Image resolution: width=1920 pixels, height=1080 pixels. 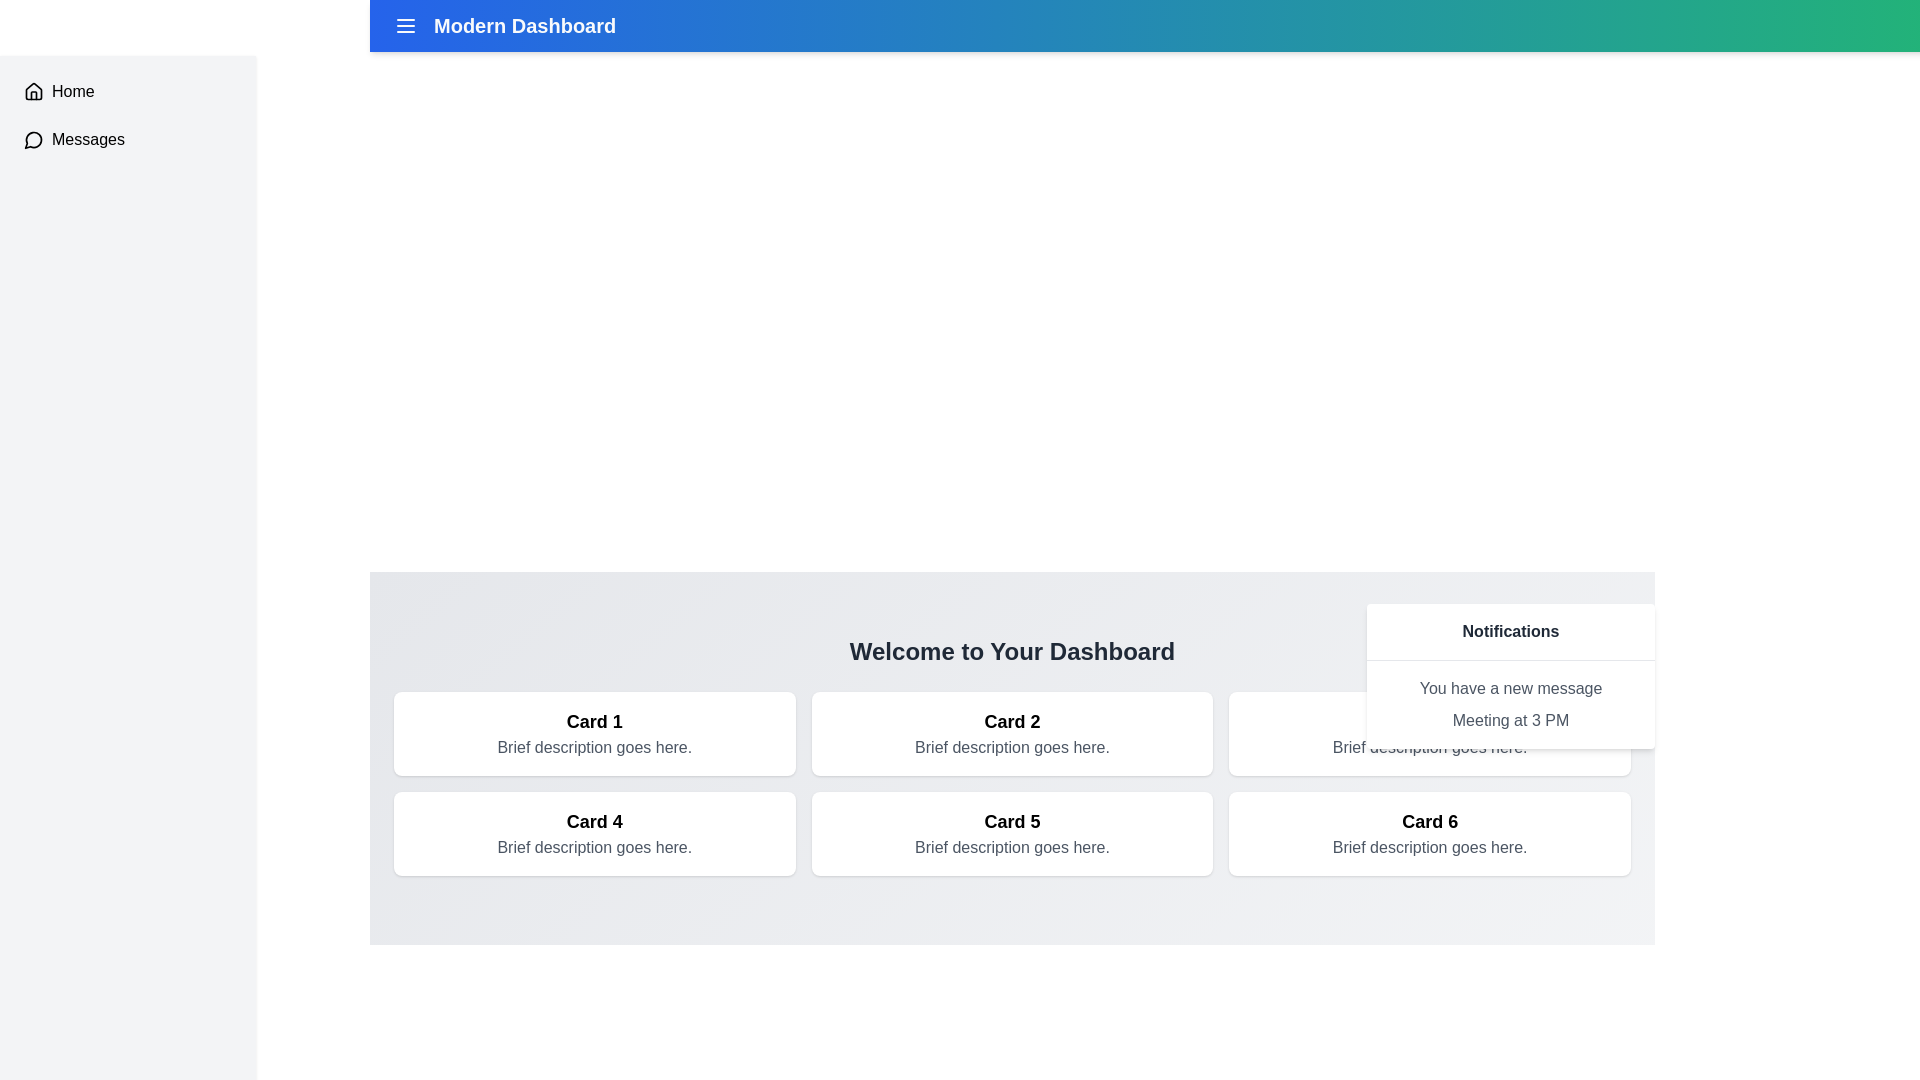 I want to click on the 'Messages' button located in the left sidebar, which is the second element in the vertical list of menu items, so click(x=127, y=138).